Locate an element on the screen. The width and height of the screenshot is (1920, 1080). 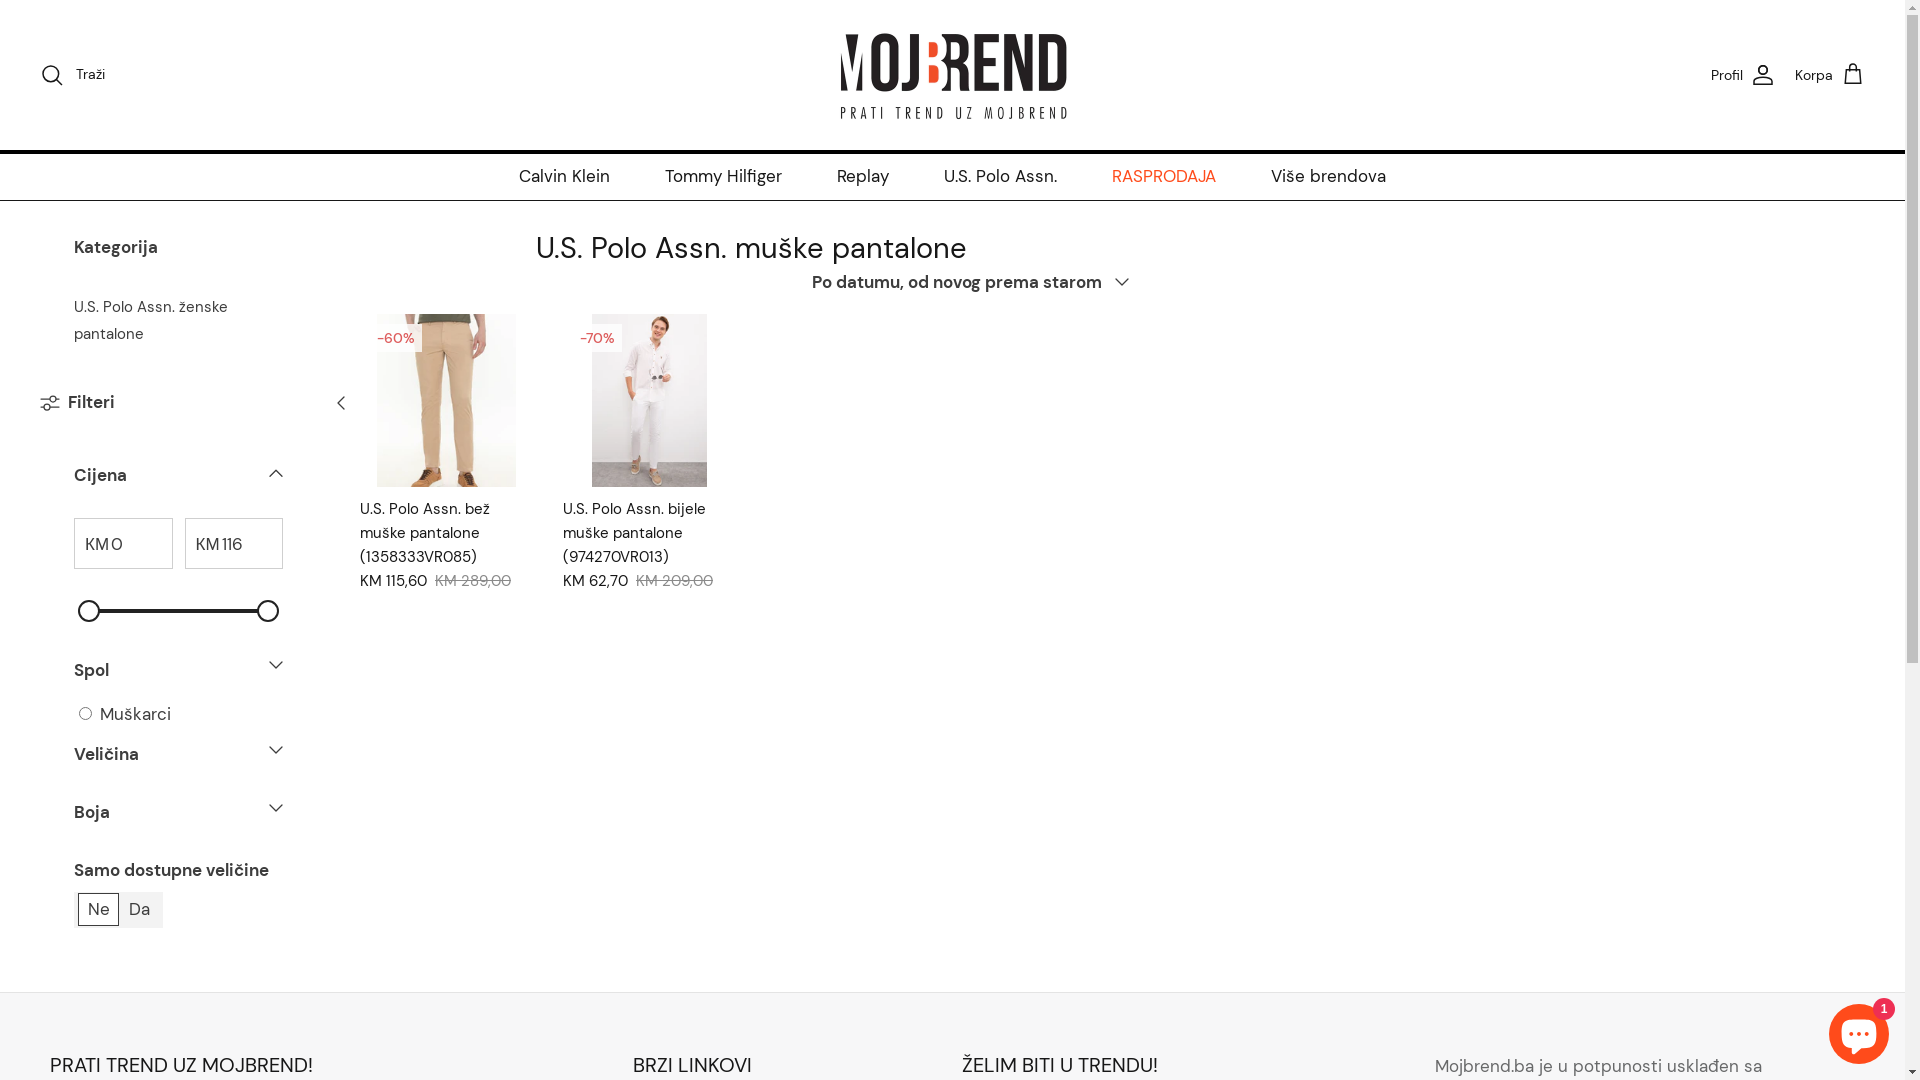
'U.S. Polo Assn.' is located at coordinates (1000, 176).